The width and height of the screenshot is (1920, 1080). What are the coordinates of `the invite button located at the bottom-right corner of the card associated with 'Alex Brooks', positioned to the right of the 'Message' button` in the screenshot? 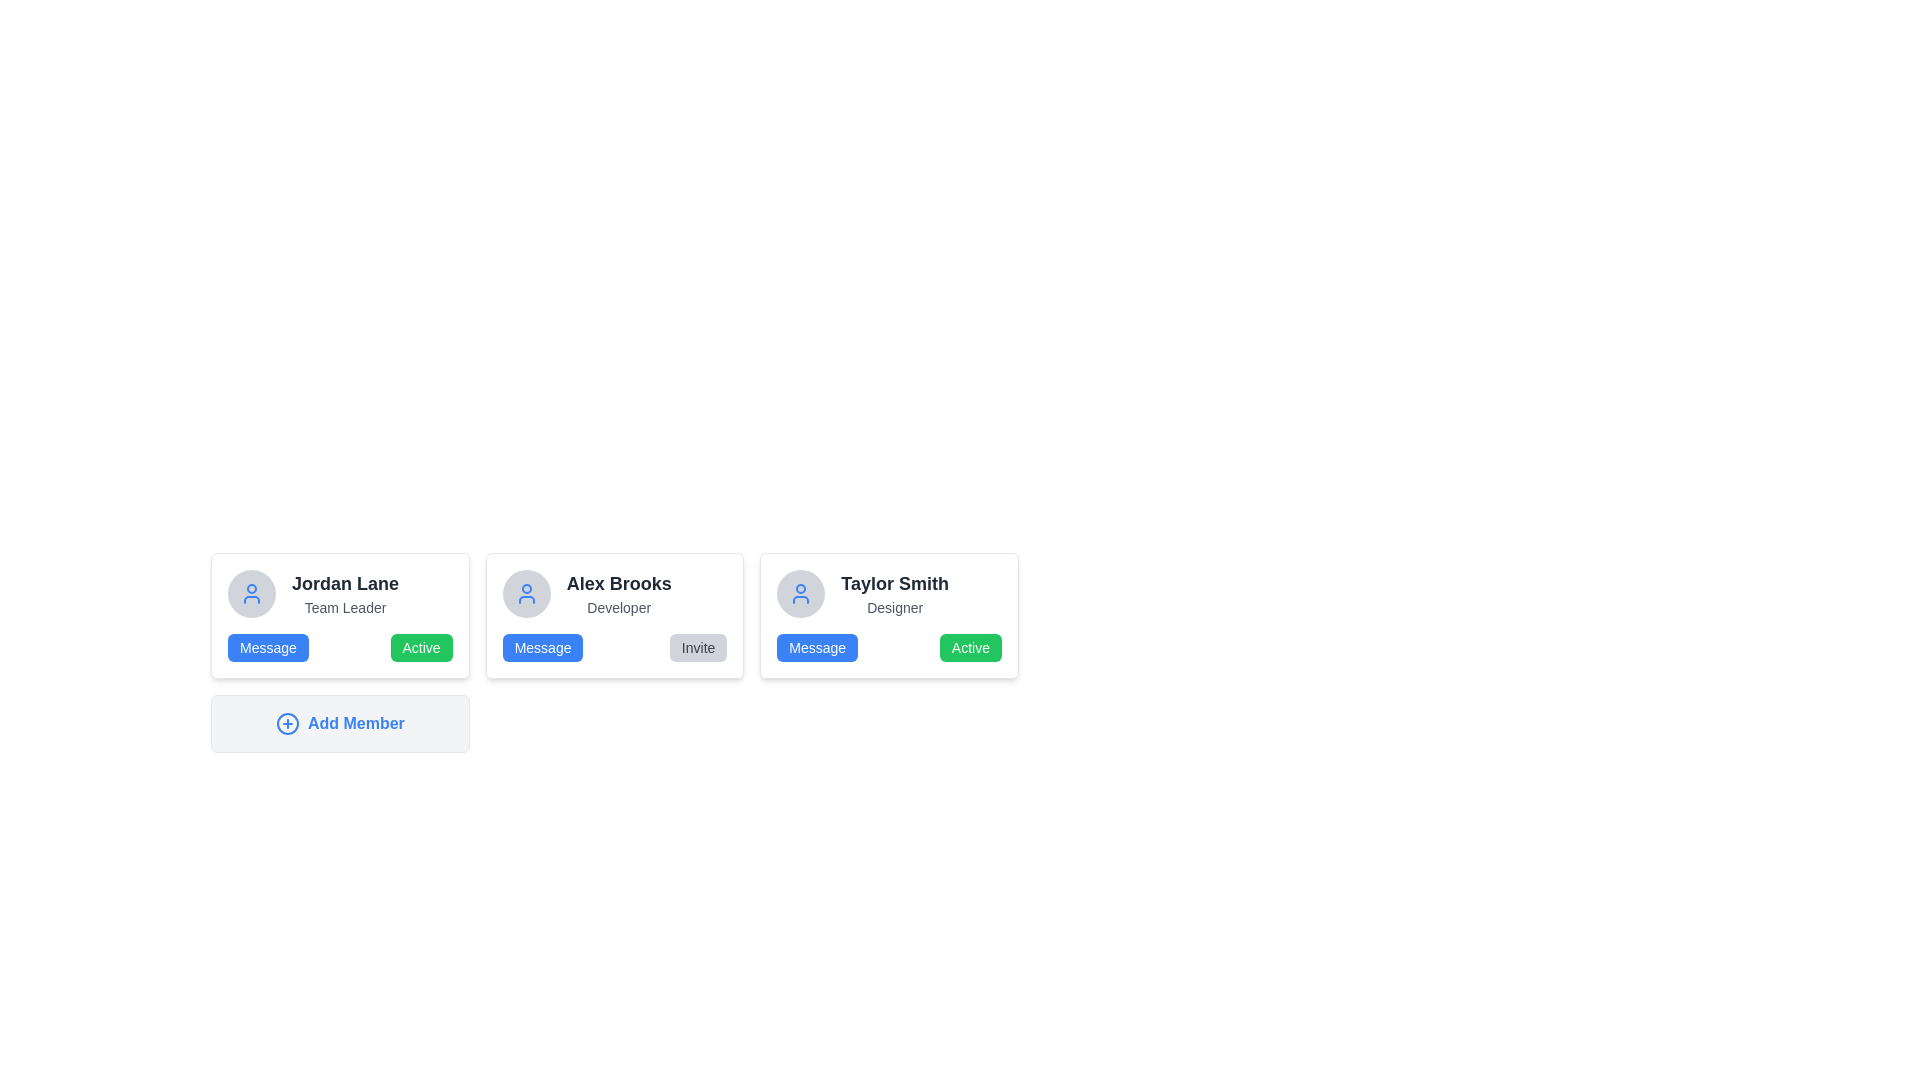 It's located at (698, 648).